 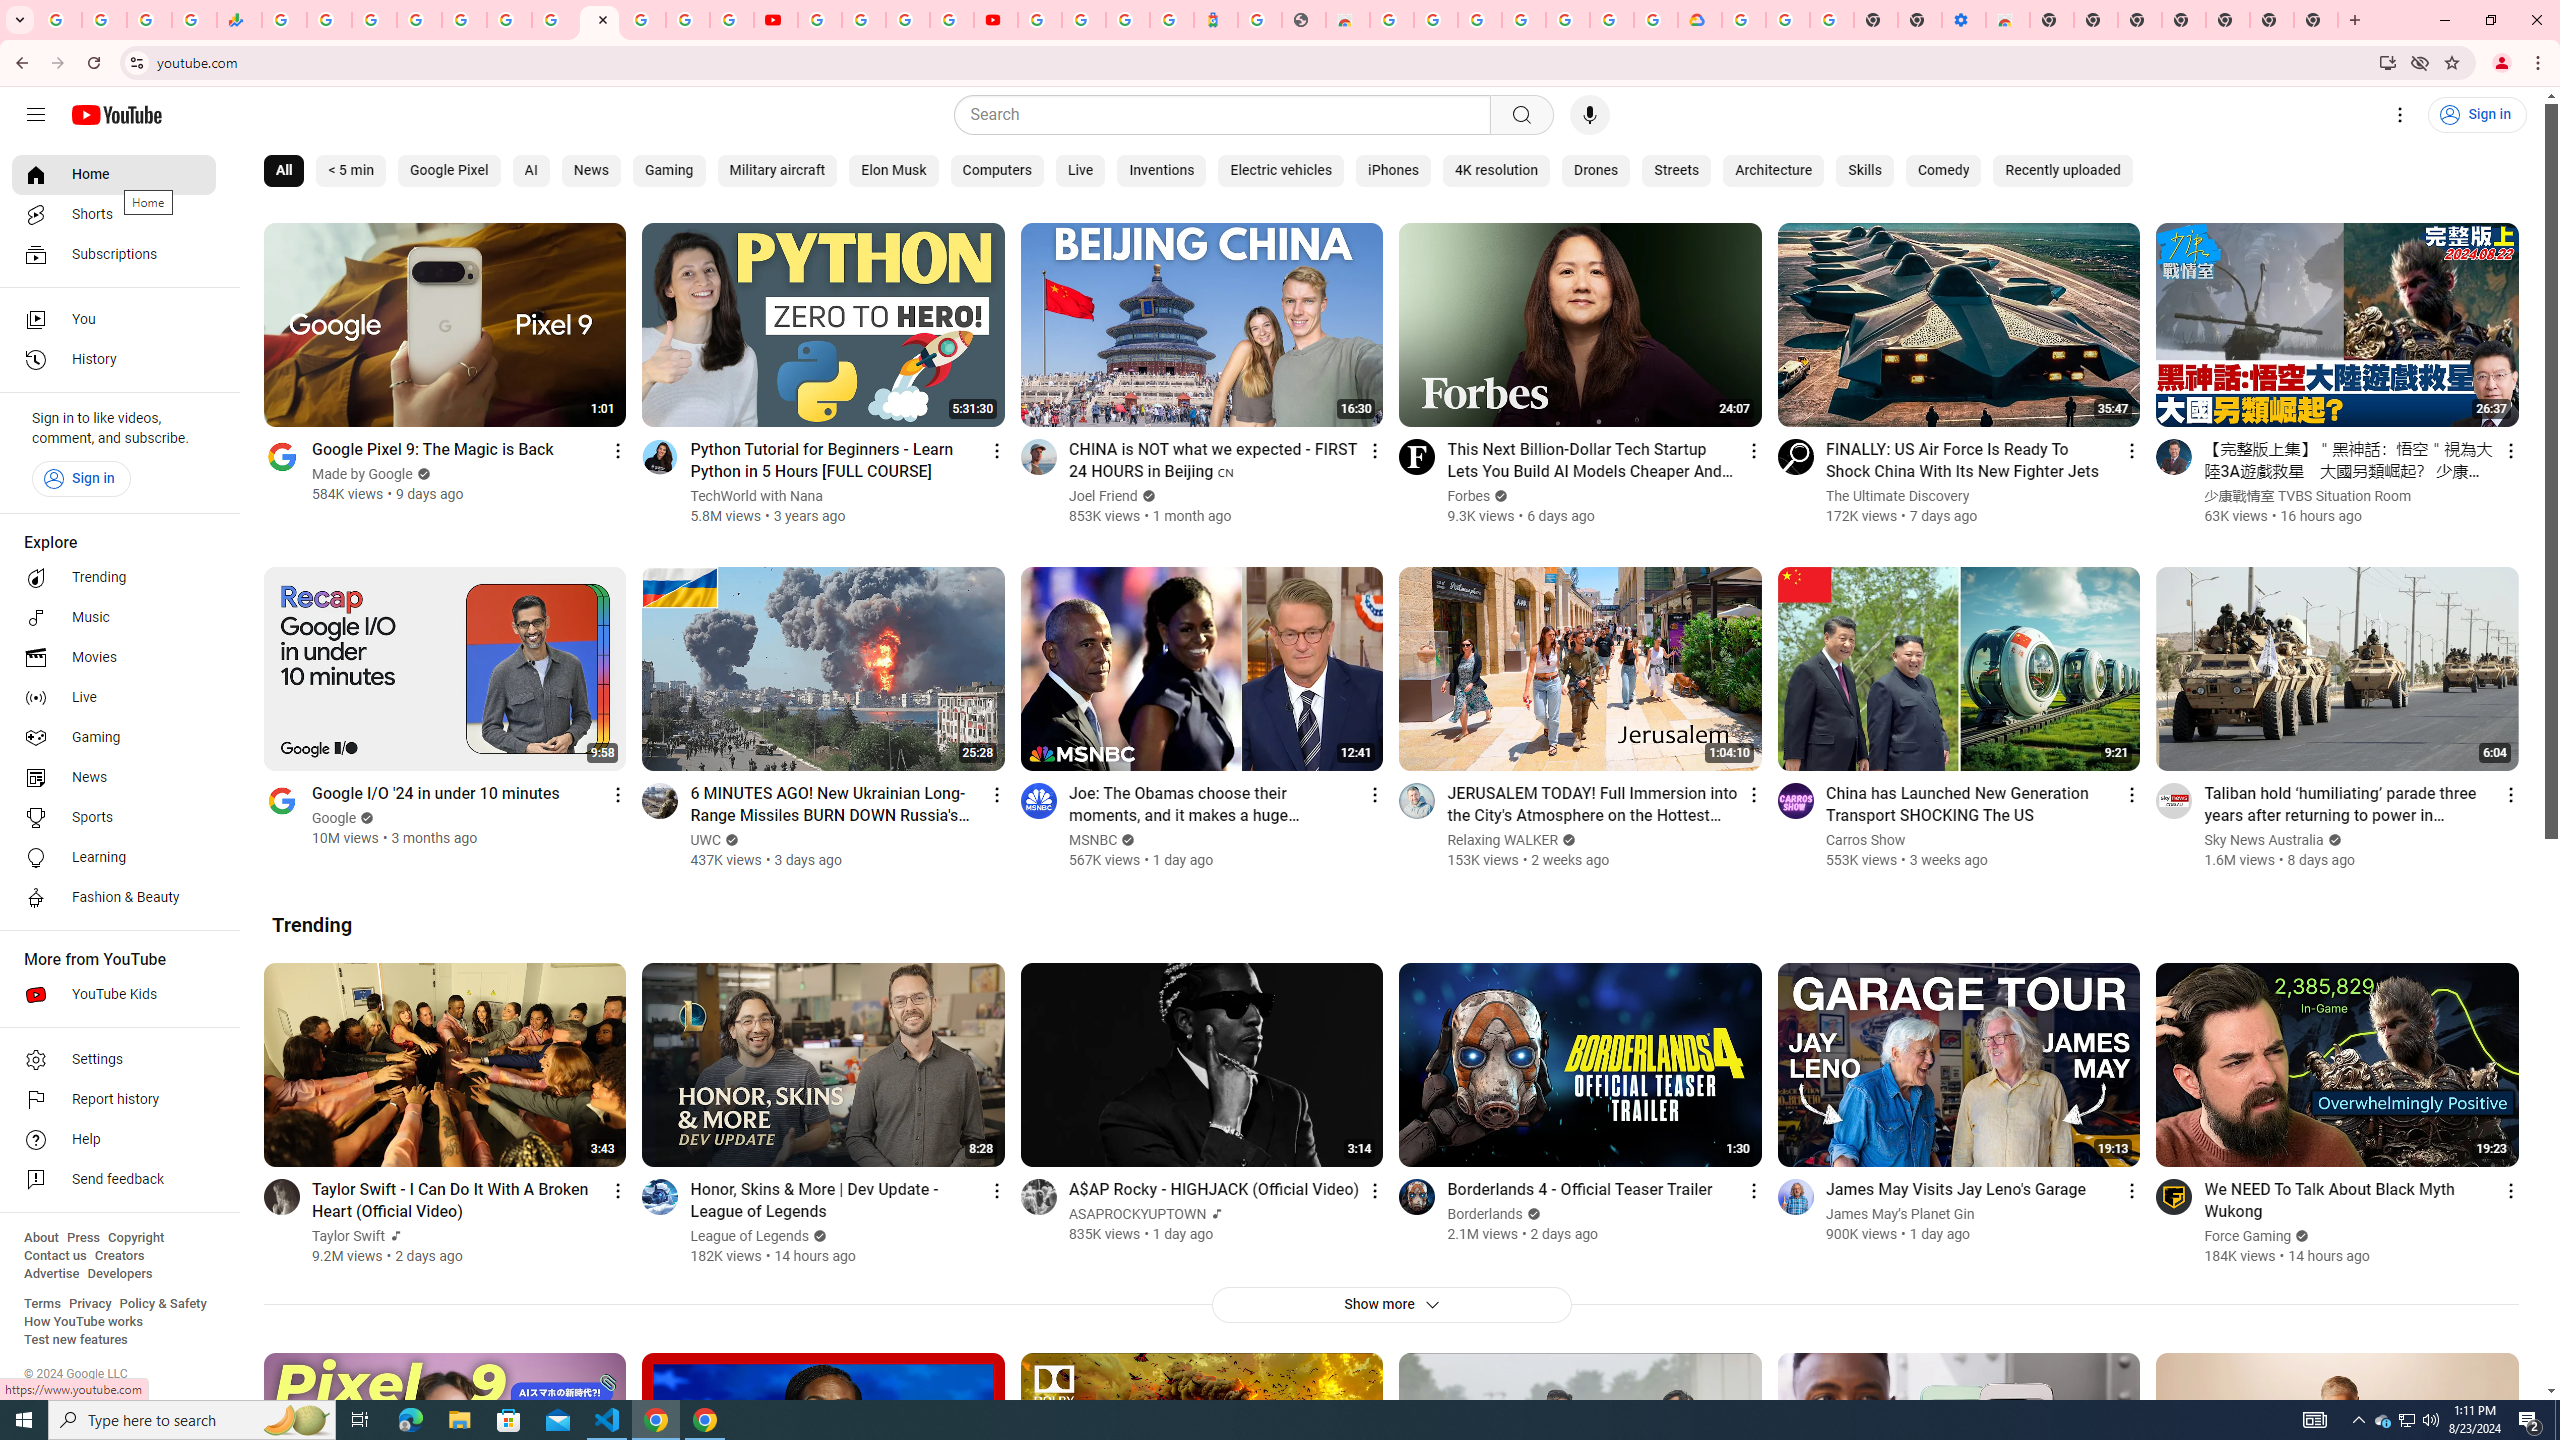 I want to click on 'Creators', so click(x=119, y=1255).